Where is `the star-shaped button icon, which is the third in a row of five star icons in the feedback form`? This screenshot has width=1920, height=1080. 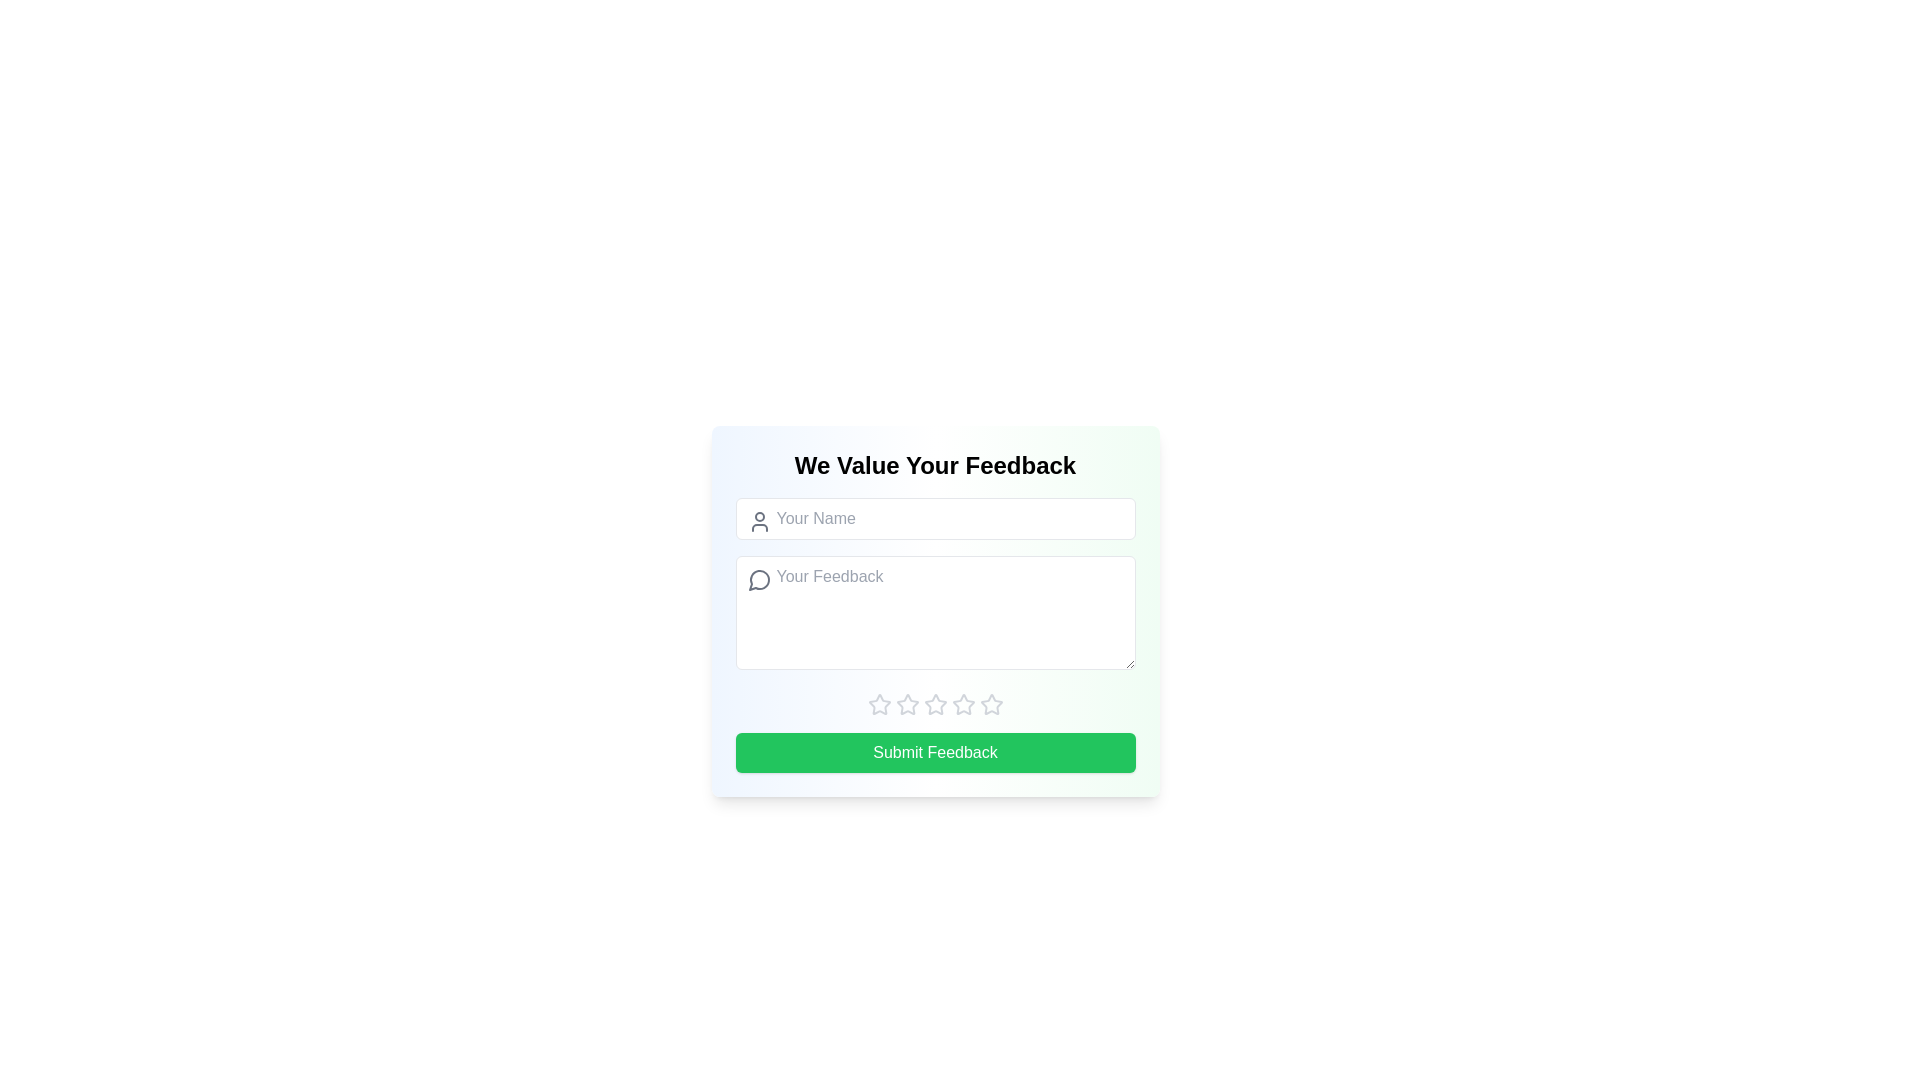 the star-shaped button icon, which is the third in a row of five star icons in the feedback form is located at coordinates (906, 704).